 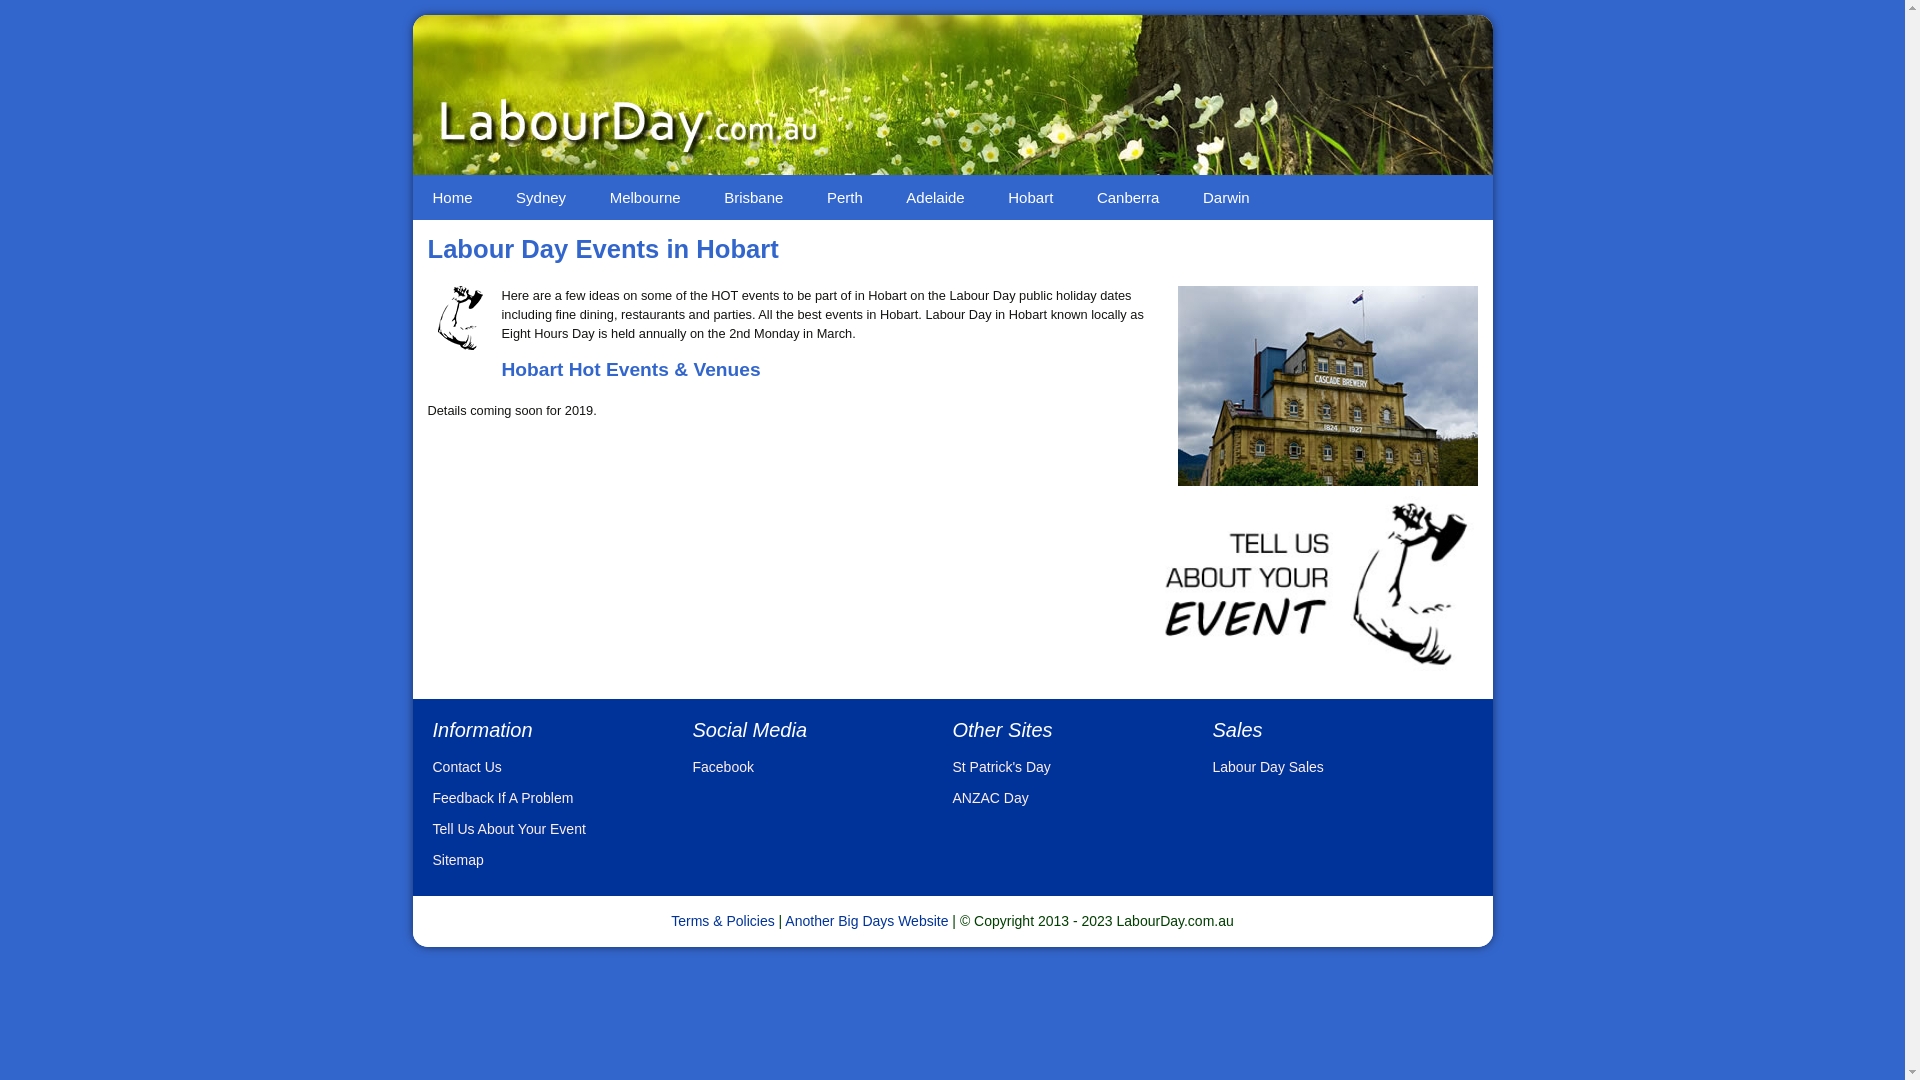 I want to click on 'Feedback If A Problem', so click(x=502, y=797).